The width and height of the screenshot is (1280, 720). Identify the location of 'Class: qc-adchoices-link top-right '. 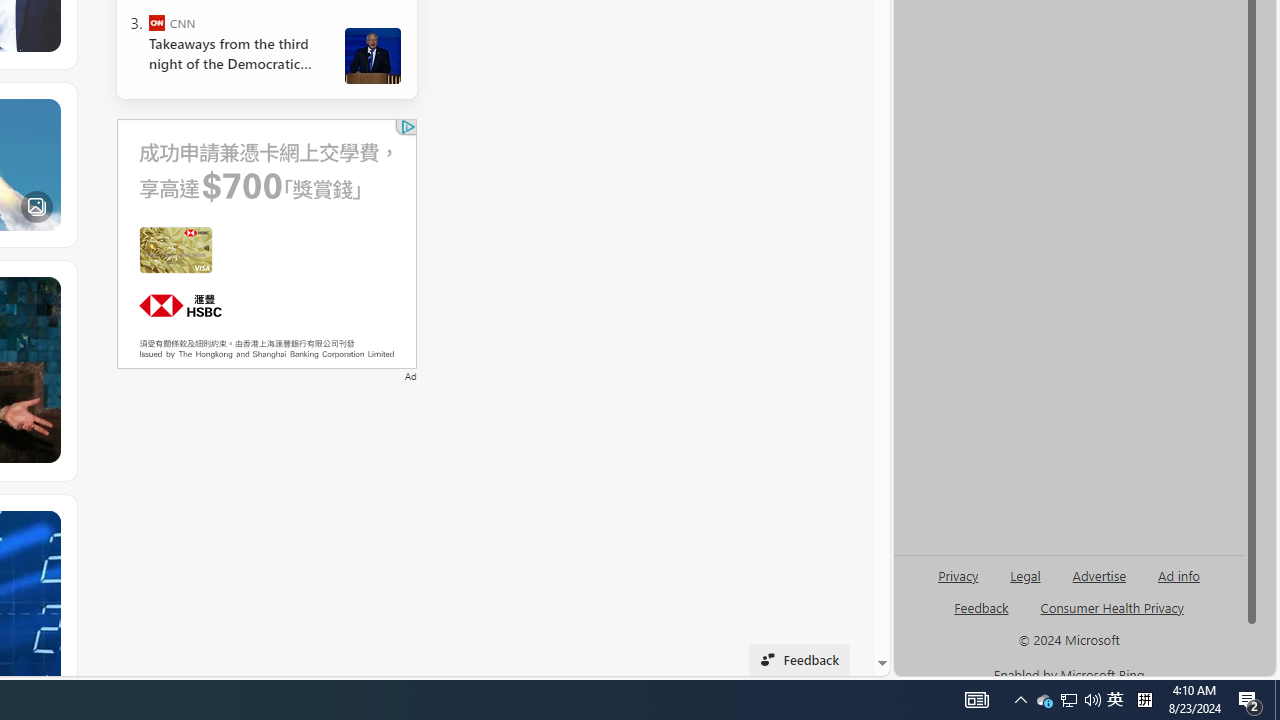
(406, 126).